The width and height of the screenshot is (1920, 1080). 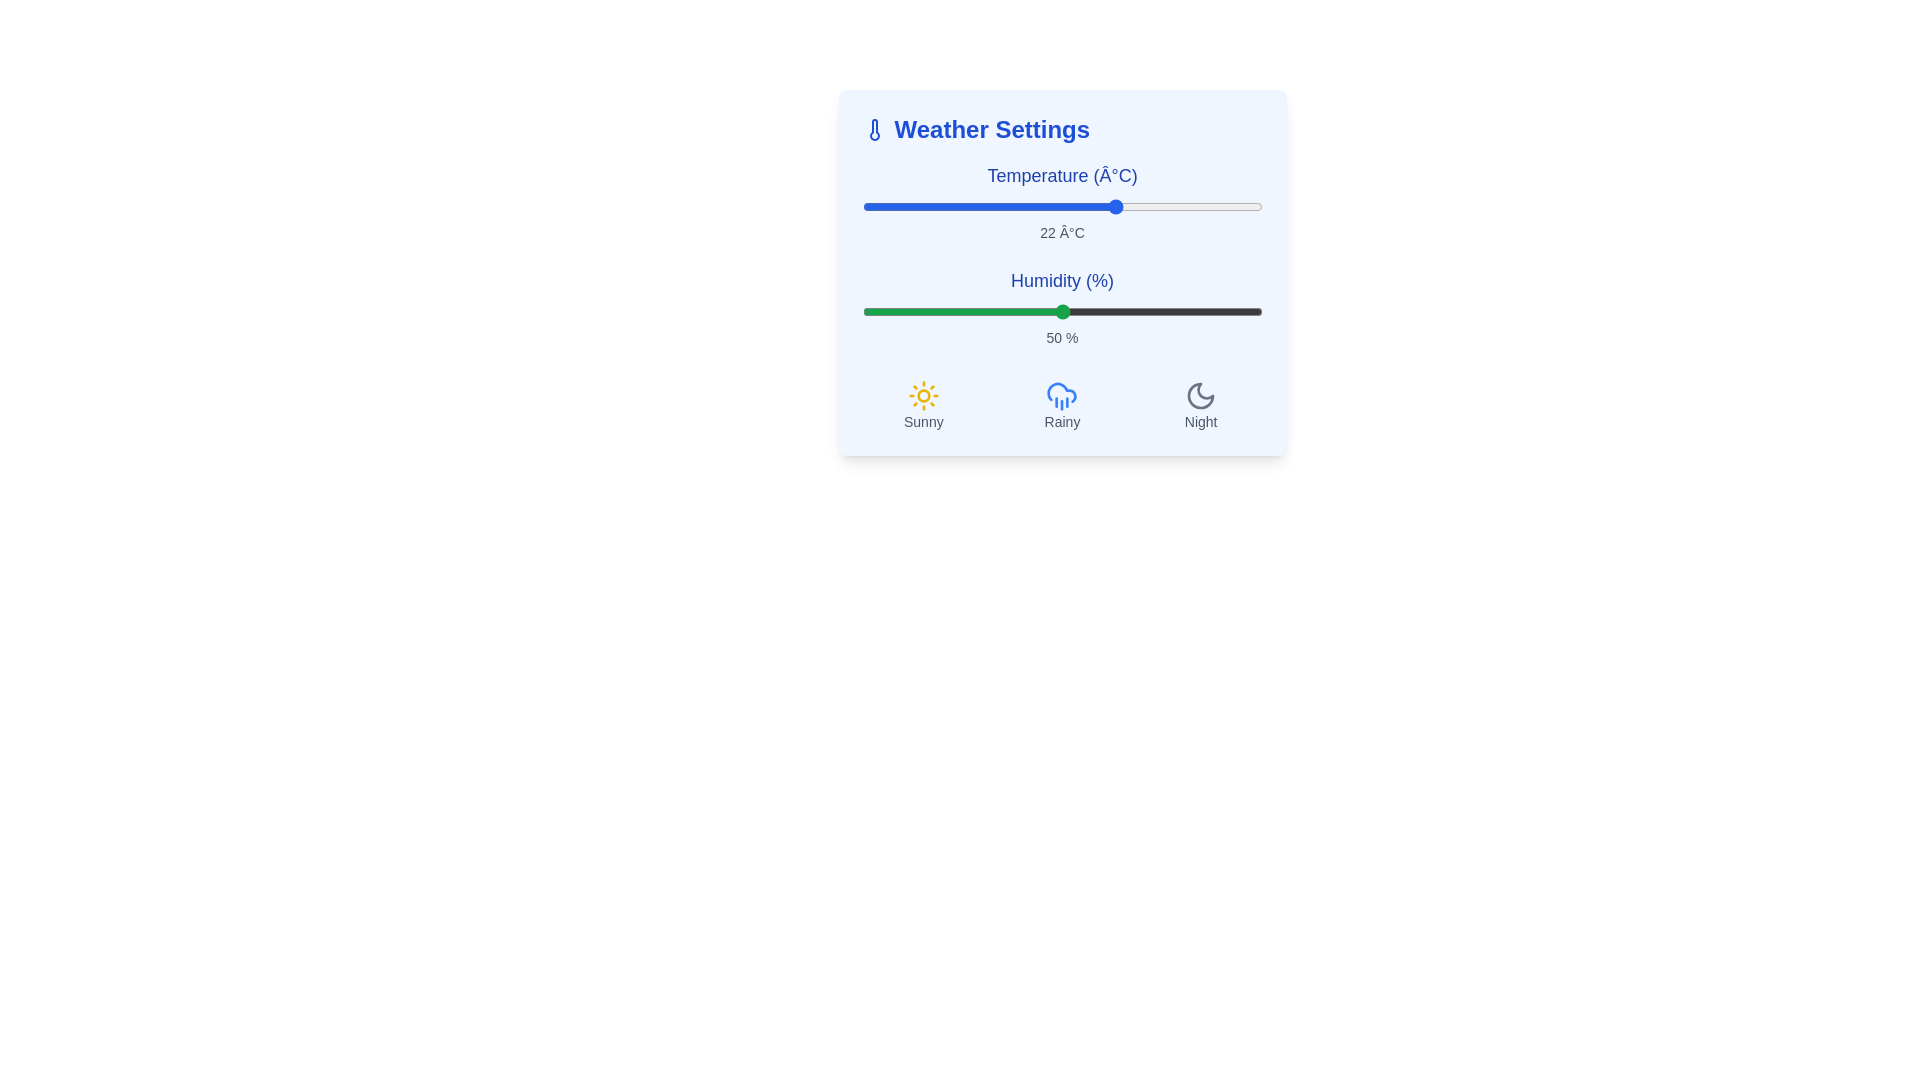 What do you see at coordinates (922, 396) in the screenshot?
I see `the SVG Circle representing the sun icon, which is visually enhancing the sunny weather setting option located in the lower left section of the interface` at bounding box center [922, 396].